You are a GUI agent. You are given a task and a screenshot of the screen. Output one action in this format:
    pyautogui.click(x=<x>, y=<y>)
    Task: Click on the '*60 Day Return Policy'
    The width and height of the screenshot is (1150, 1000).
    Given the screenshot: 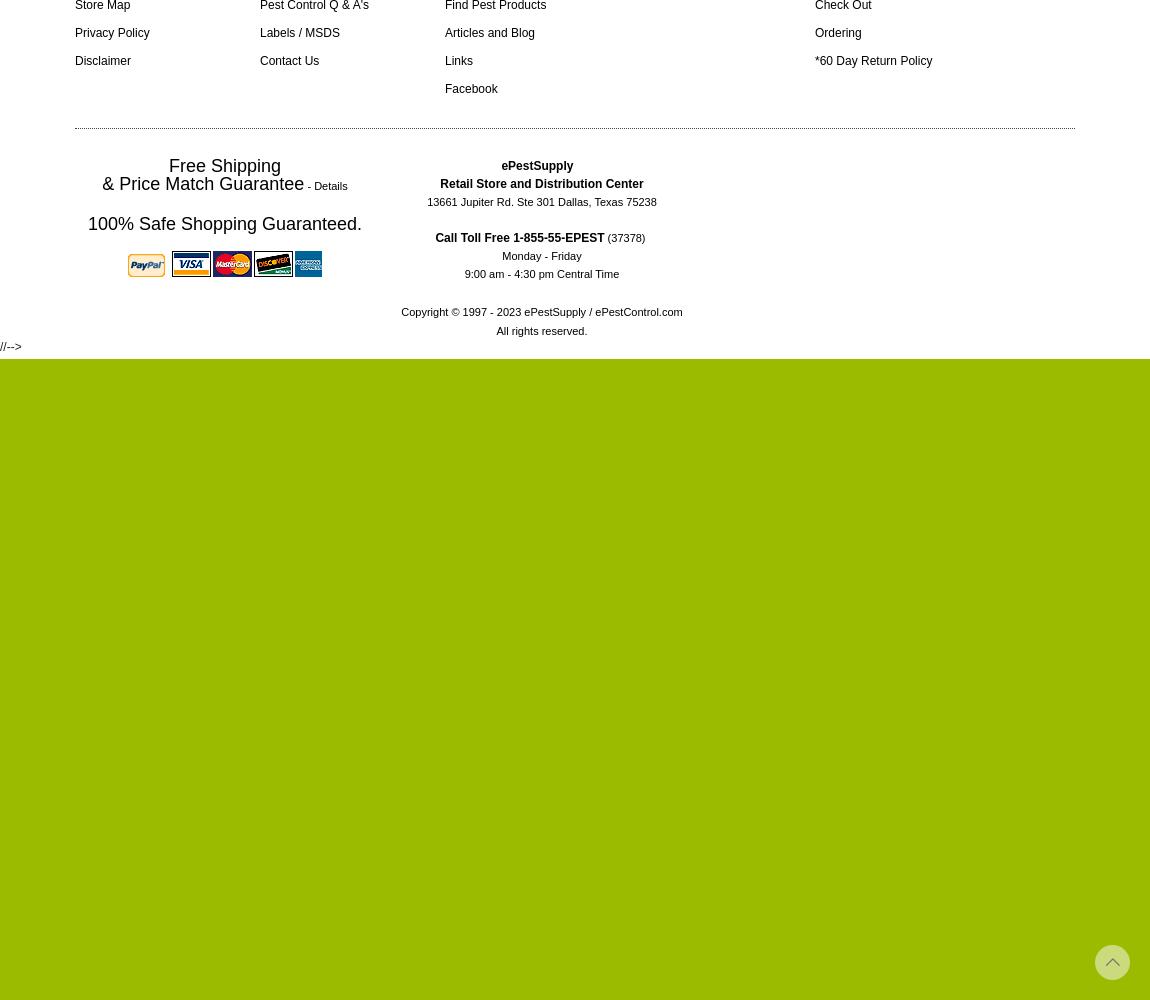 What is the action you would take?
    pyautogui.click(x=873, y=61)
    